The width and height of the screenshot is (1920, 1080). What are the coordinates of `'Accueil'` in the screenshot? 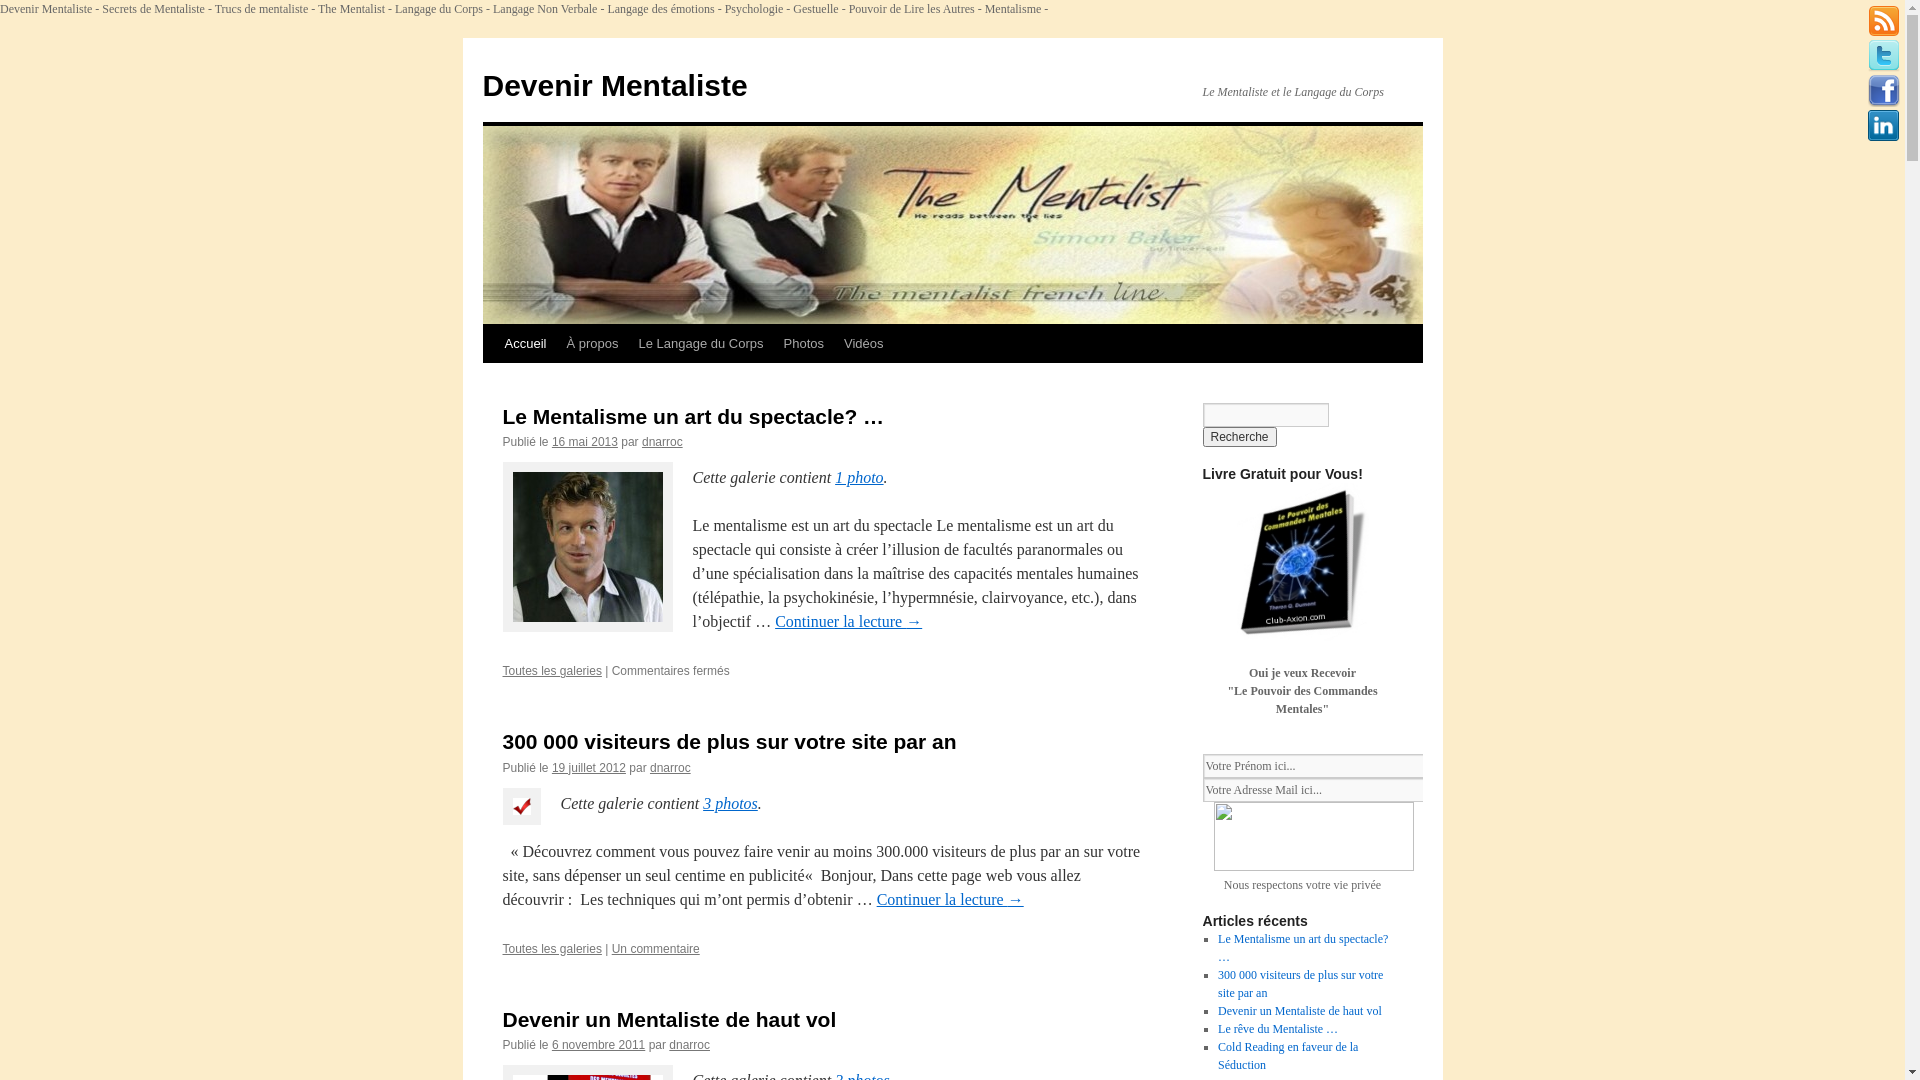 It's located at (524, 342).